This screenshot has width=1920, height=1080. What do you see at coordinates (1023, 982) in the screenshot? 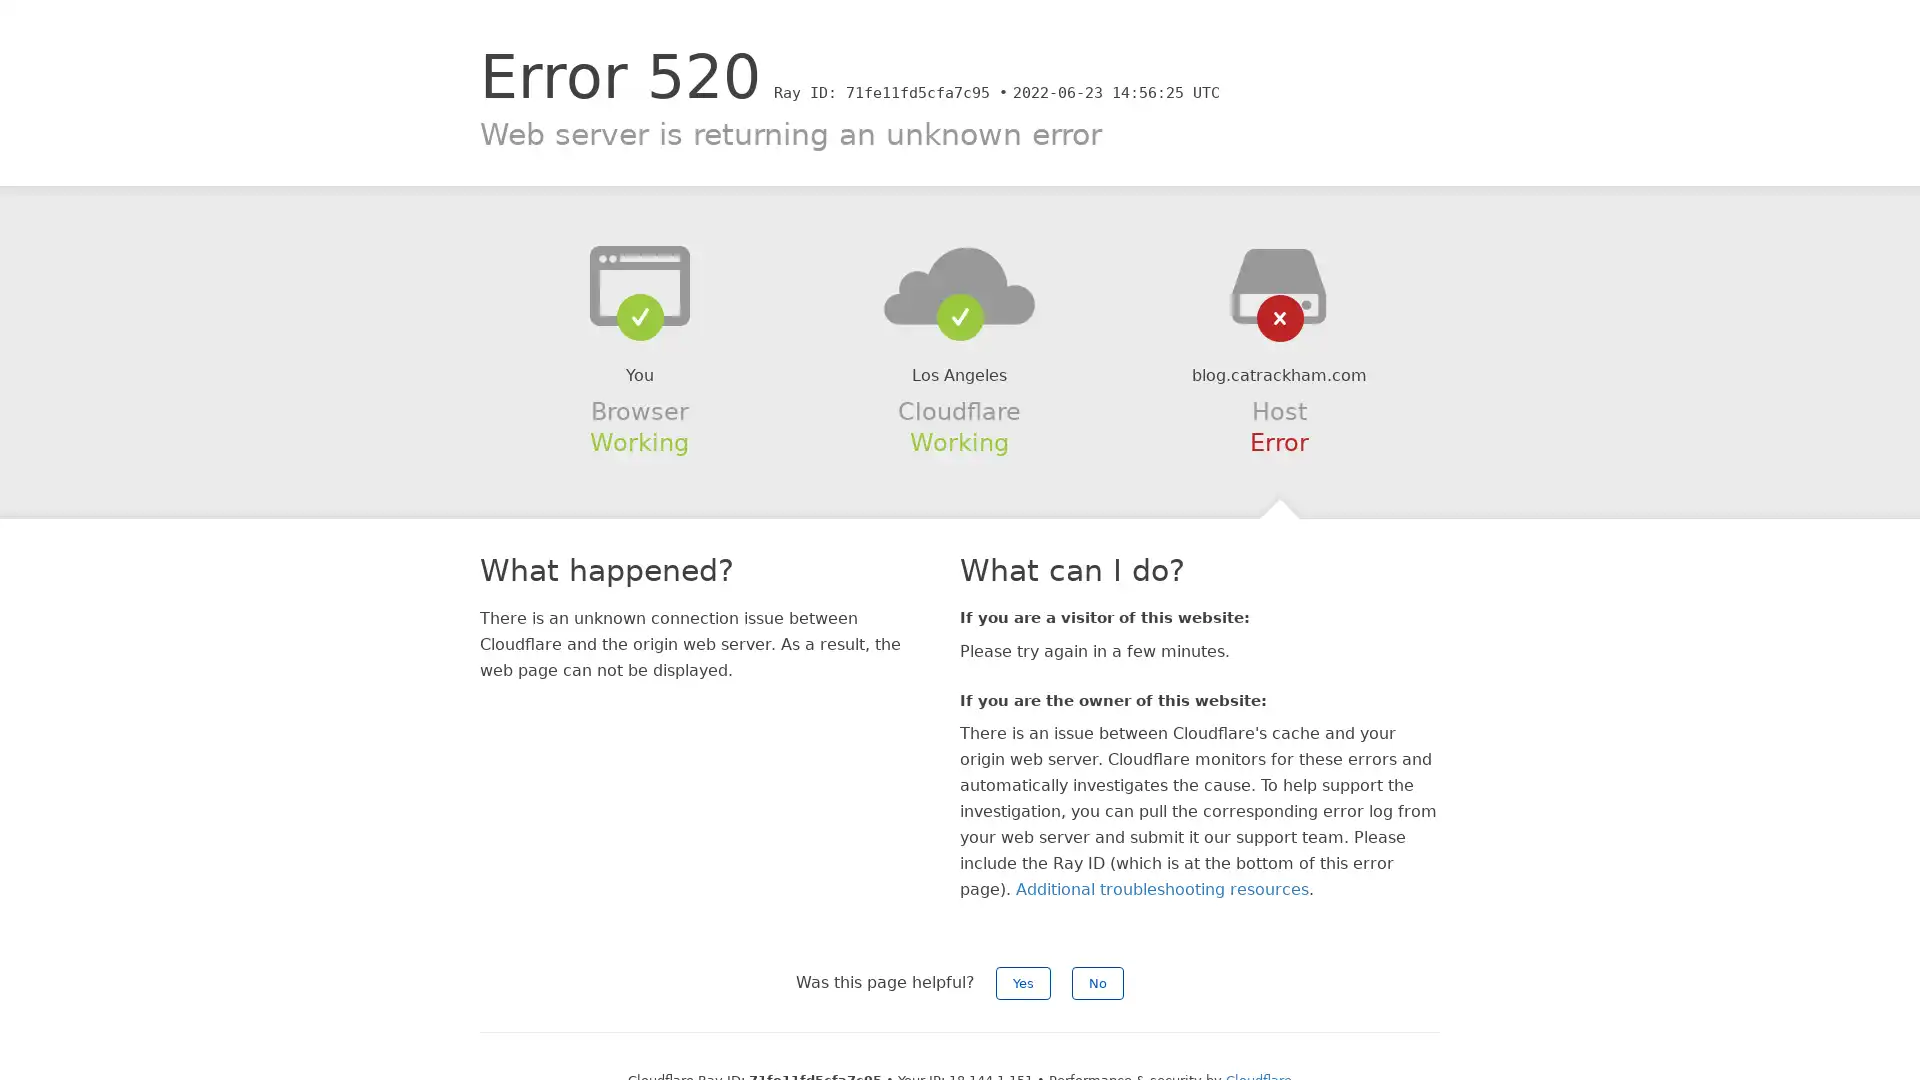
I see `Yes` at bounding box center [1023, 982].